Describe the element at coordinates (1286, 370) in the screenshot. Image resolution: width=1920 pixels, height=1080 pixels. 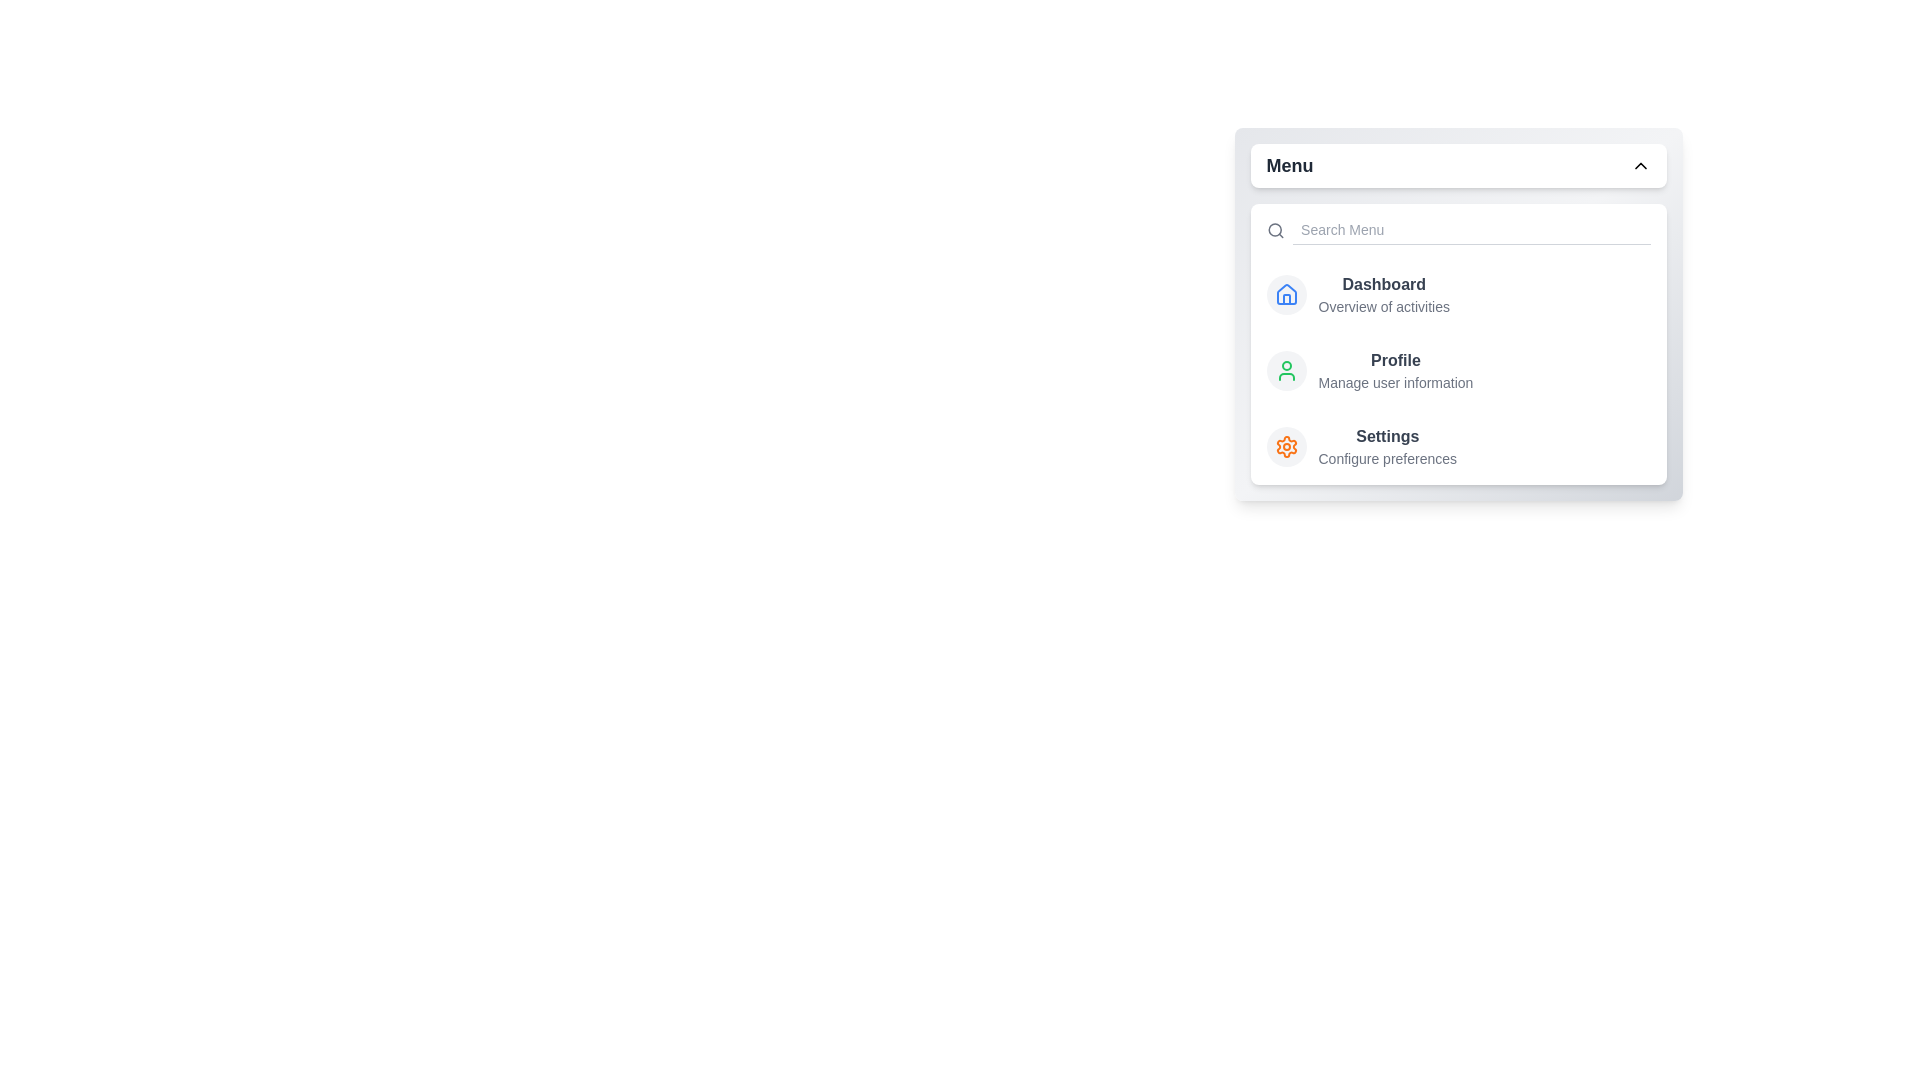
I see `the menu item labeled 'Profile' to view its hover effect` at that location.